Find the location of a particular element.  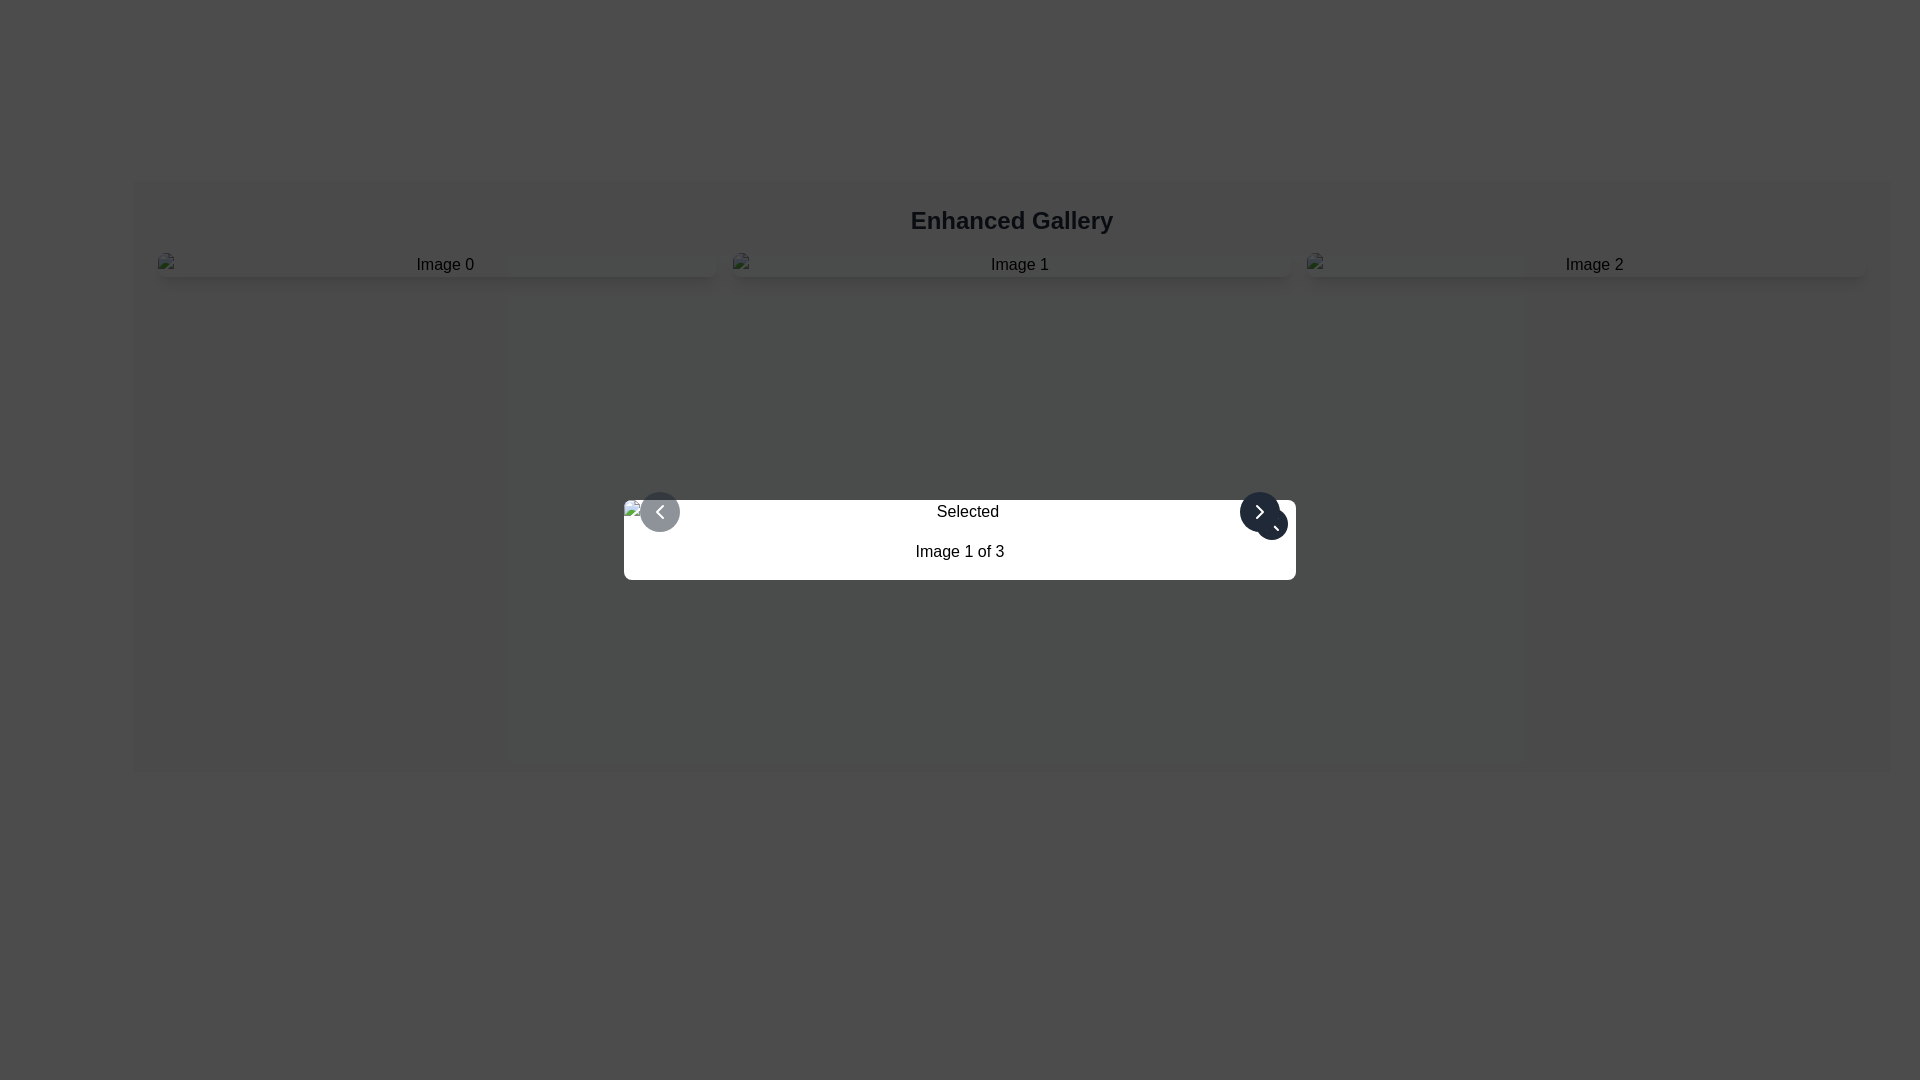

the chevron icon button located at the rightmost side of the navigational footer is located at coordinates (1258, 511).